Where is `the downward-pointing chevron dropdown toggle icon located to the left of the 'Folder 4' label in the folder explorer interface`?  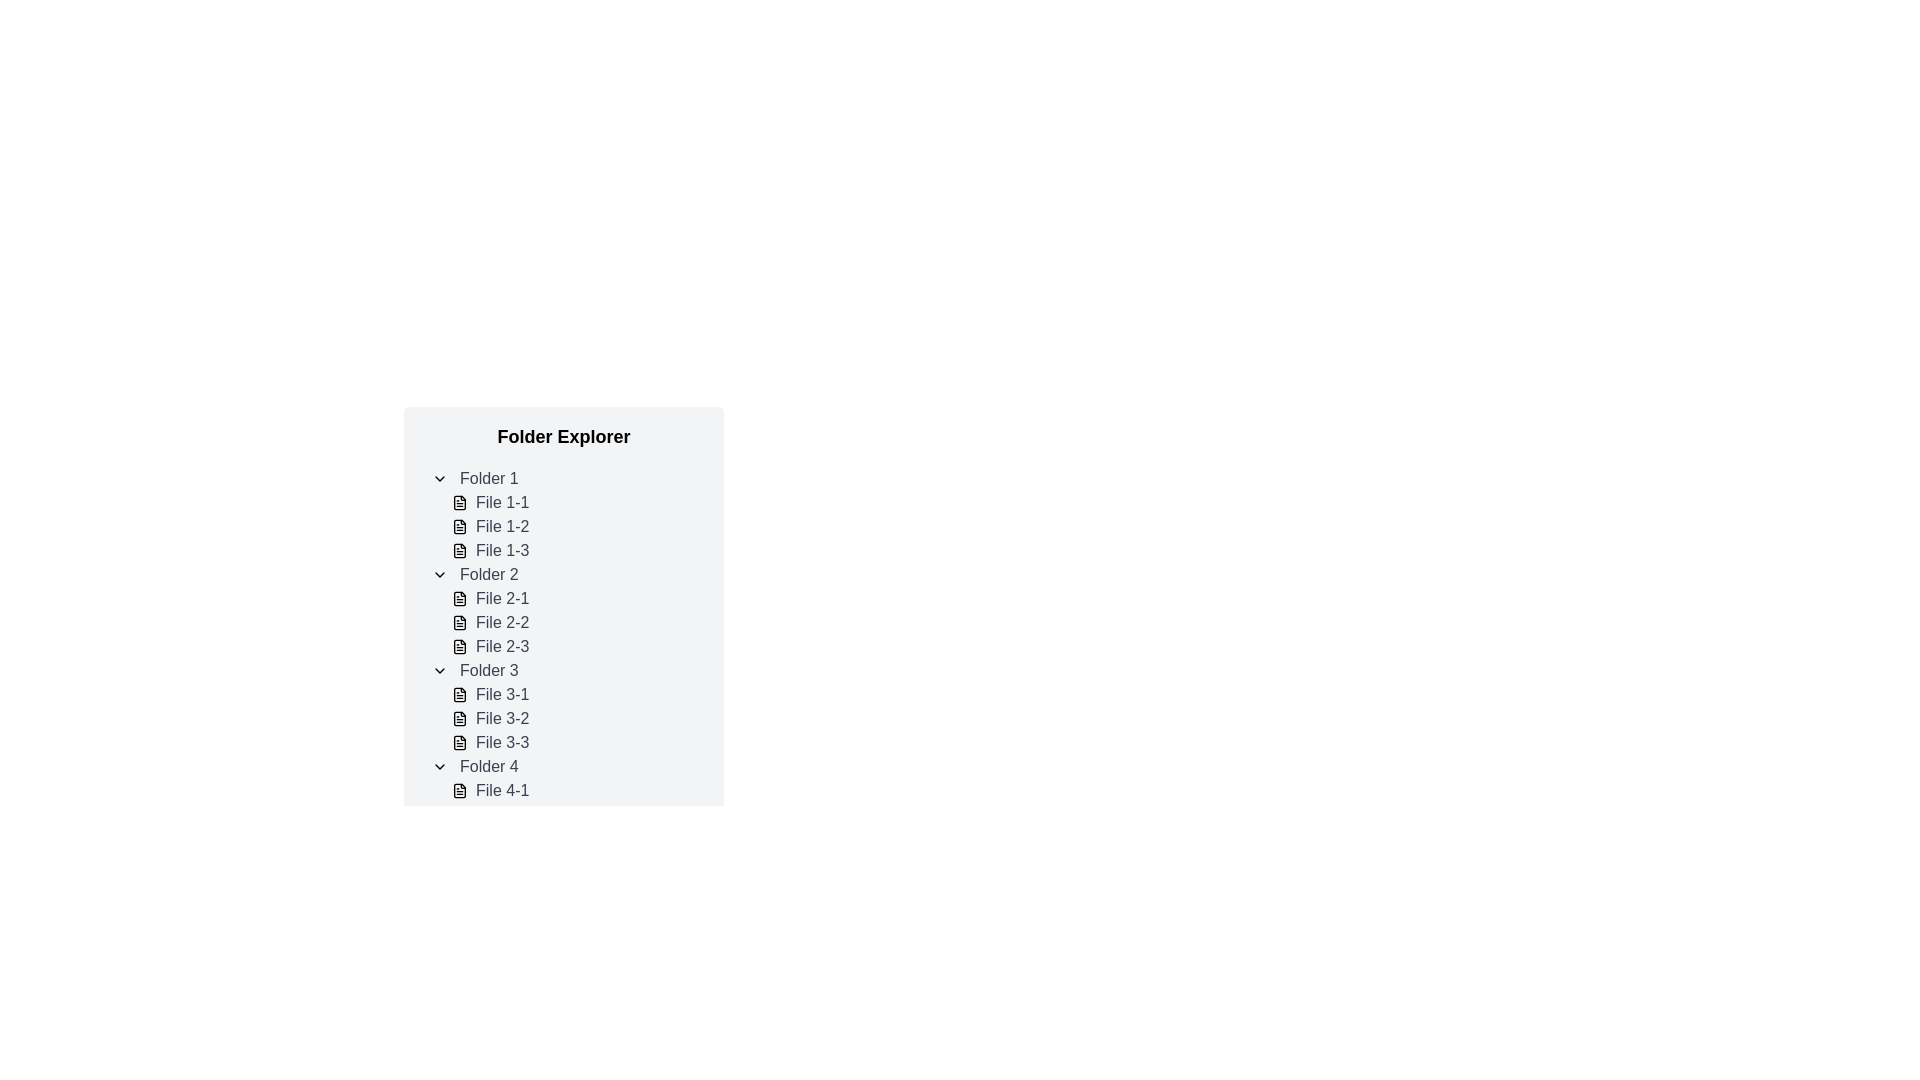
the downward-pointing chevron dropdown toggle icon located to the left of the 'Folder 4' label in the folder explorer interface is located at coordinates (439, 766).